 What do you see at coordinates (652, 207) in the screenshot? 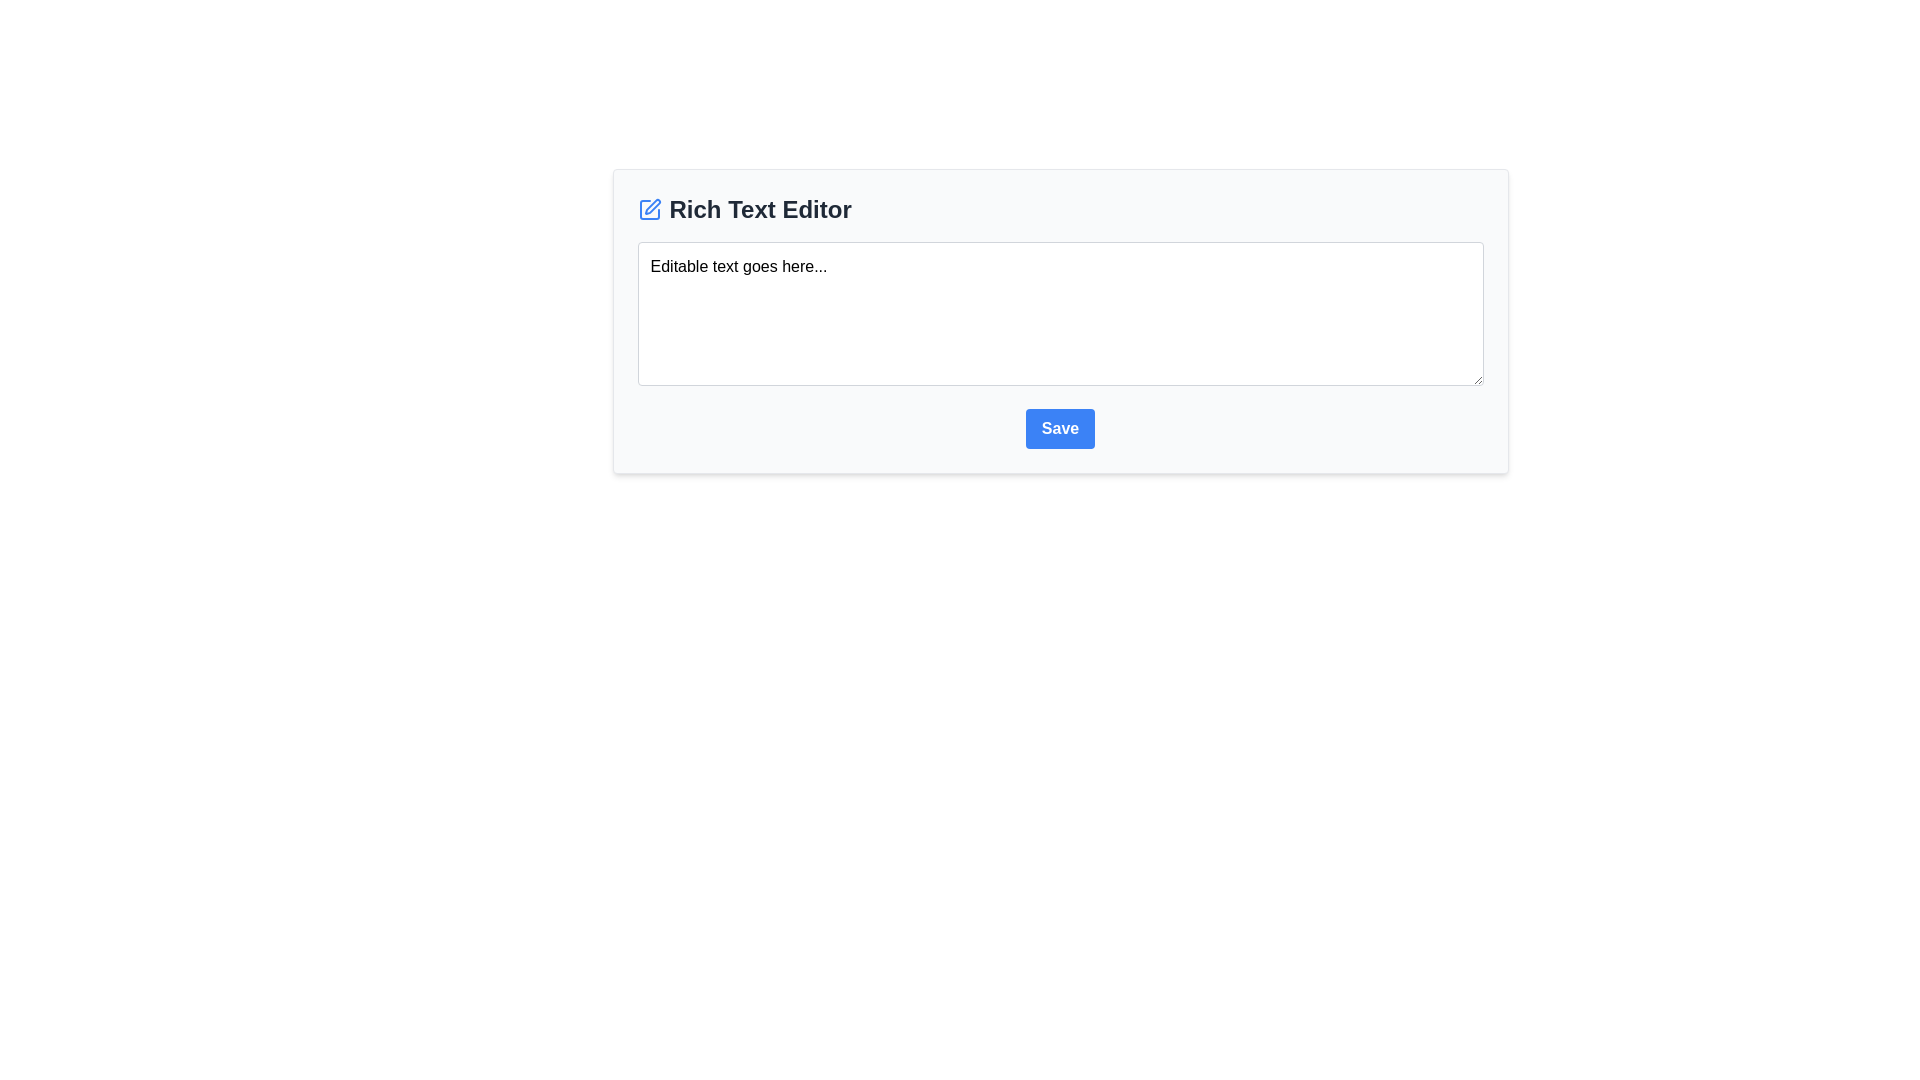
I see `the pen icon within the square outline, located near the top-left corner of the interface, aligned with the title 'Rich Text Editor'` at bounding box center [652, 207].